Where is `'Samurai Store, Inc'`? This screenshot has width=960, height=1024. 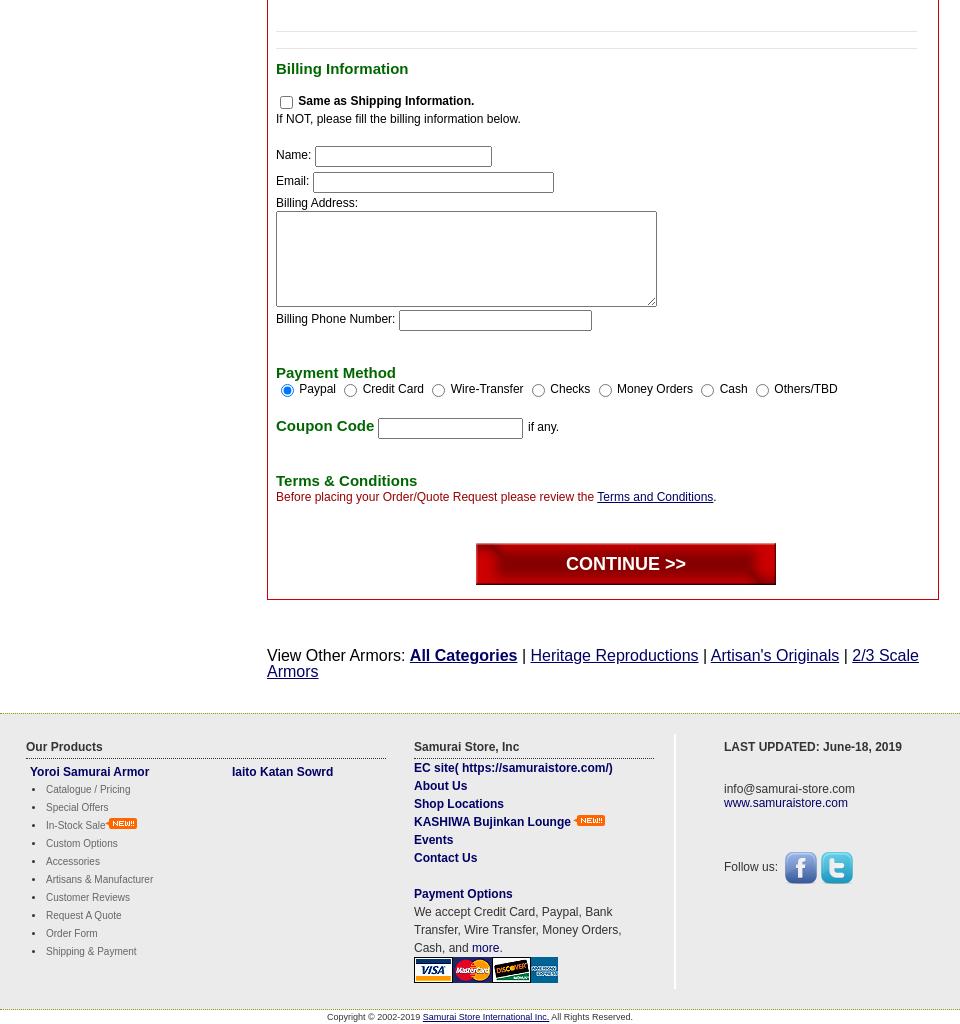
'Samurai Store, Inc' is located at coordinates (413, 744).